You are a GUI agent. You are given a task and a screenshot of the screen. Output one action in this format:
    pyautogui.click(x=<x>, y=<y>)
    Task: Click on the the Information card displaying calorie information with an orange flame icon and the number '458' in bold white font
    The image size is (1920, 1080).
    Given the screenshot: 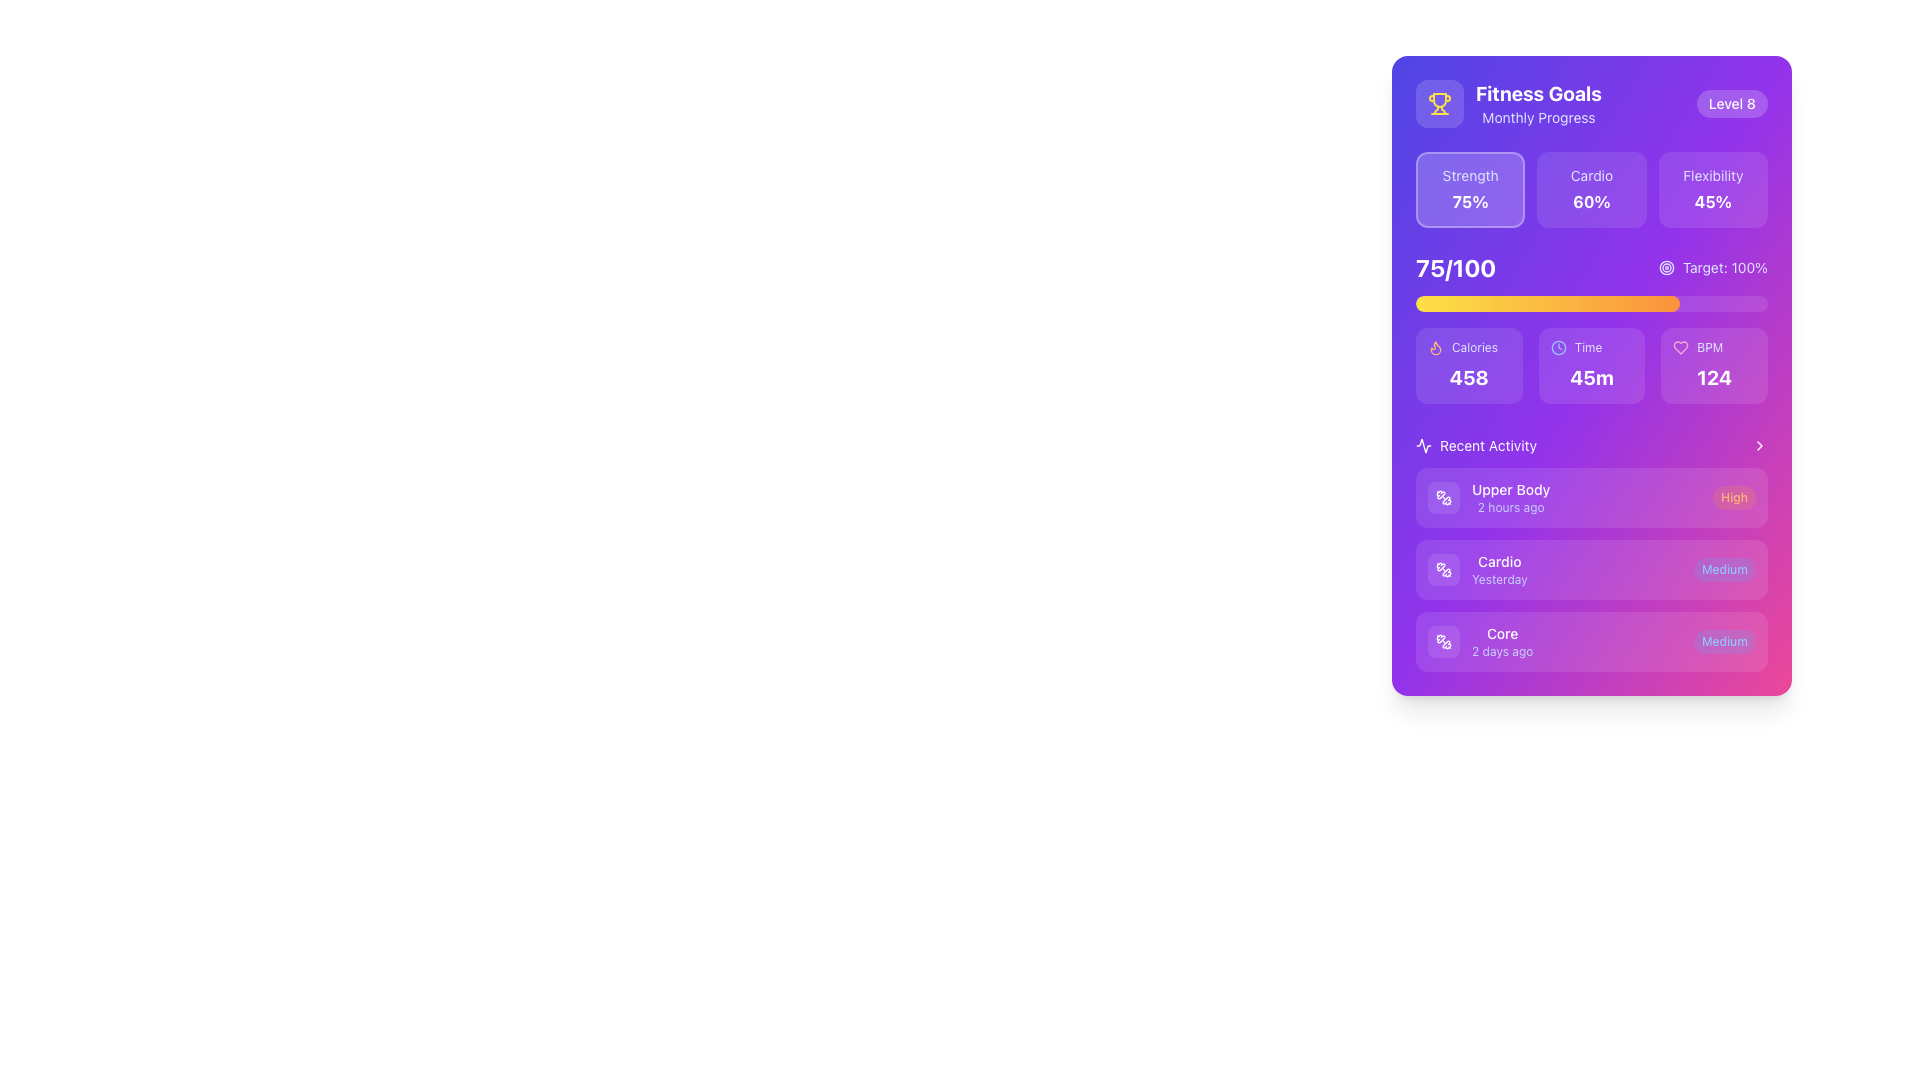 What is the action you would take?
    pyautogui.click(x=1469, y=366)
    